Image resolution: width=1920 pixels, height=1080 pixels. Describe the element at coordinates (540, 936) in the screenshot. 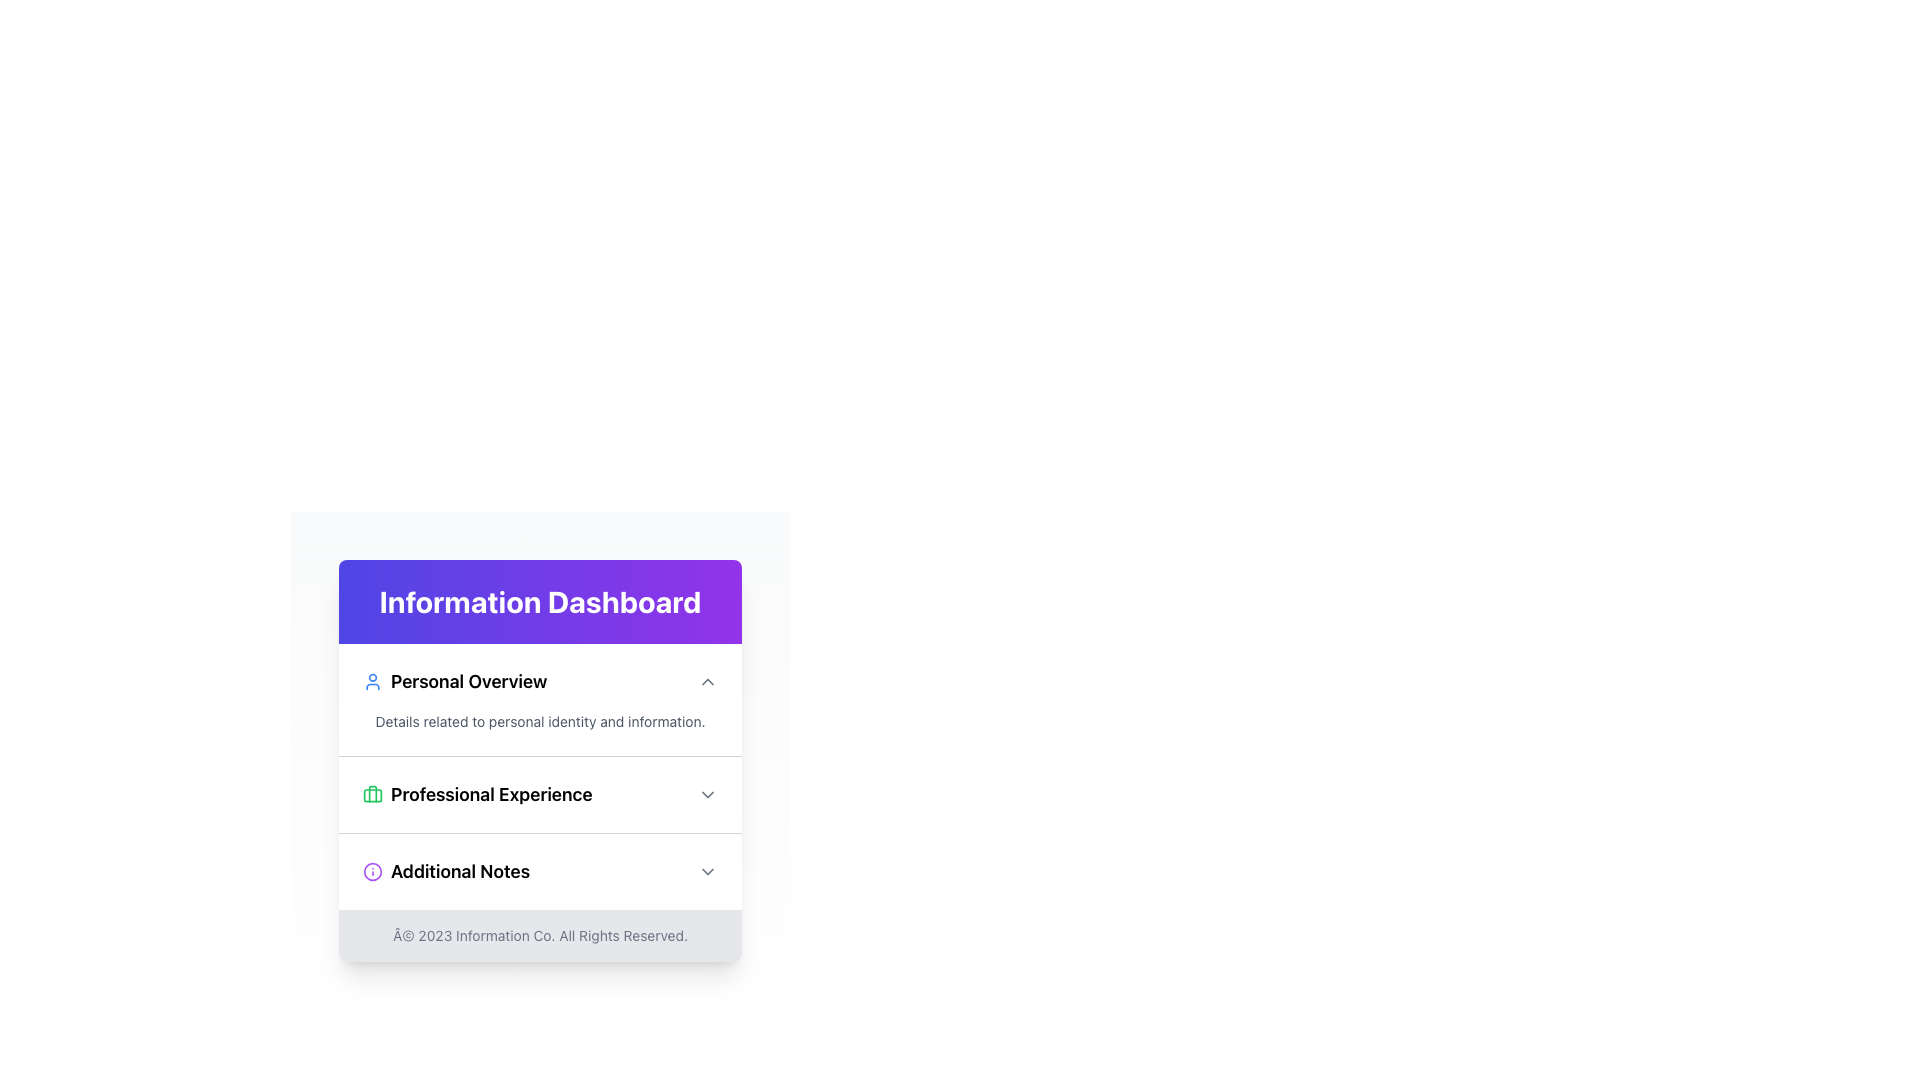

I see `the copyright notice text 'Â© 2023 Information Co. All Rights Reserved.' displayed in gray at the bottom of the interface` at that location.